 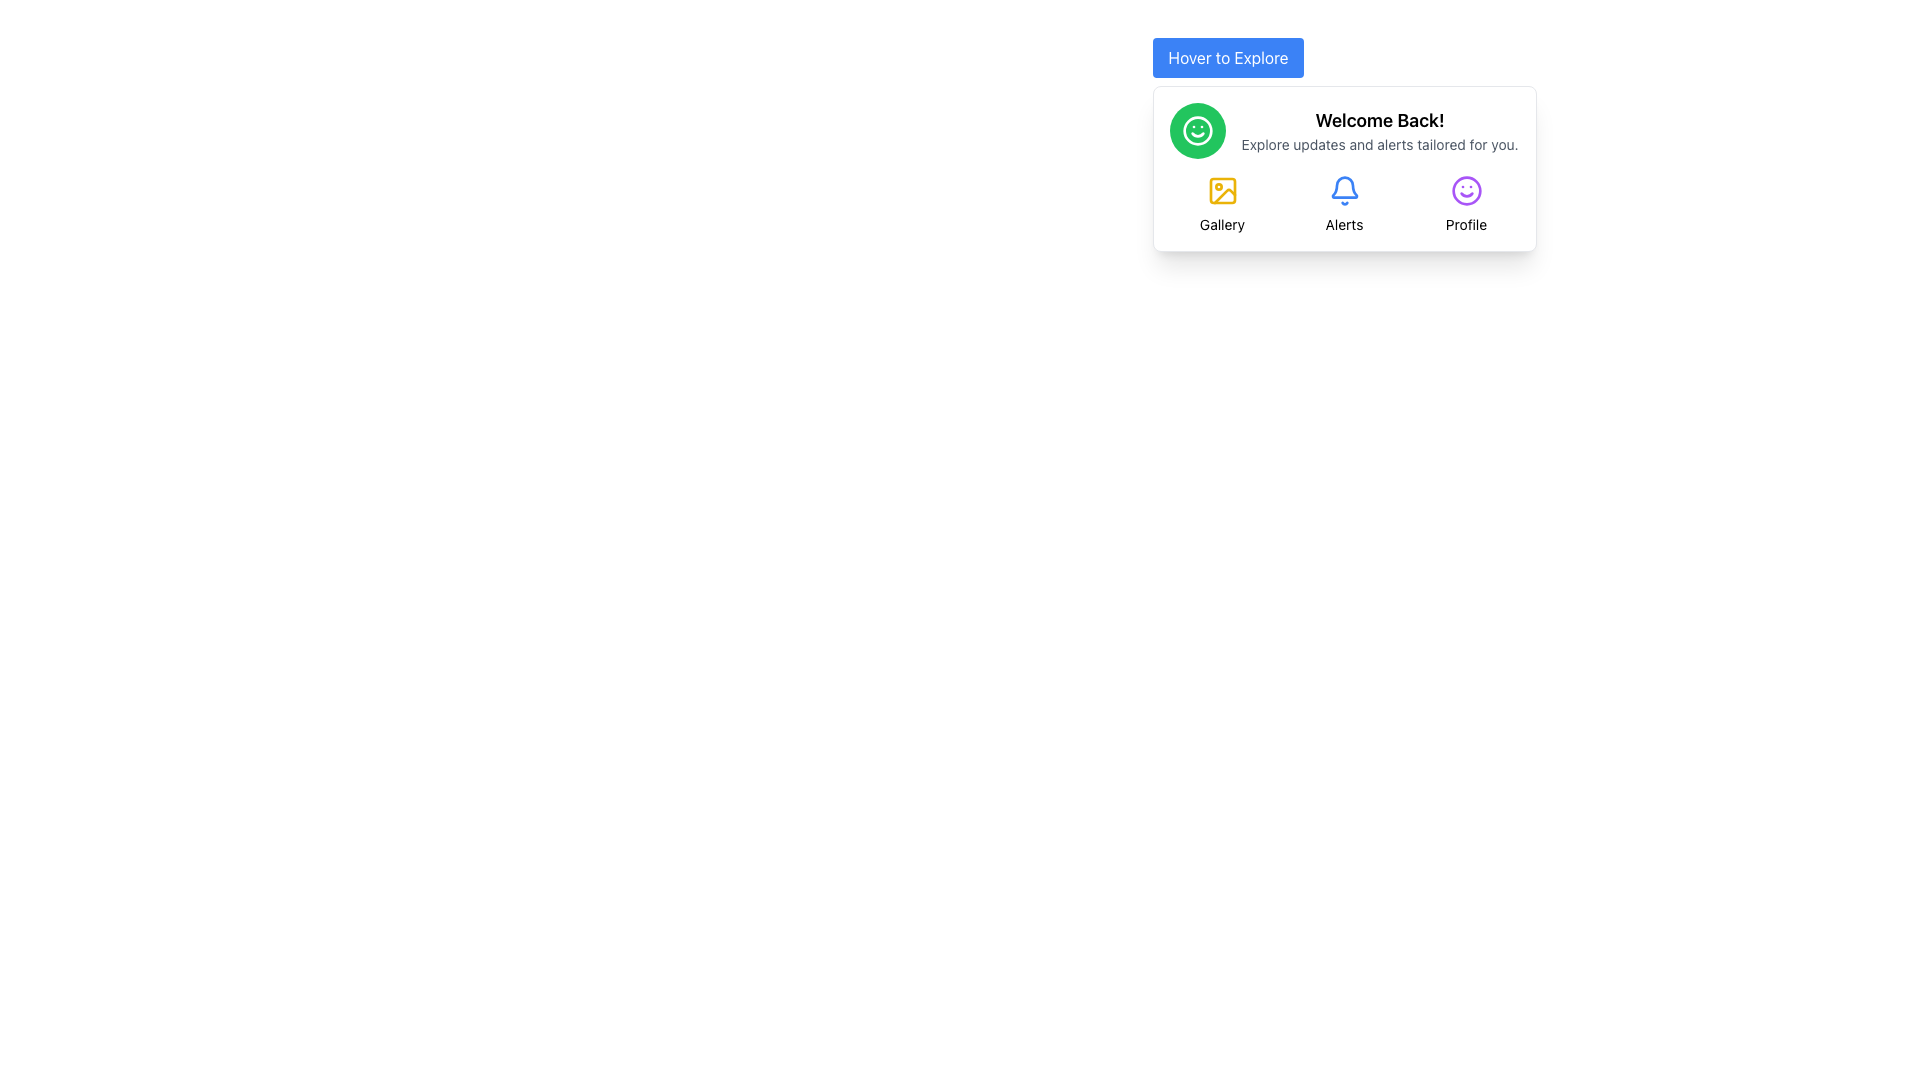 What do you see at coordinates (1379, 144) in the screenshot?
I see `the descriptive text label that provides additional information below 'Welcome Back!' in the card layout` at bounding box center [1379, 144].